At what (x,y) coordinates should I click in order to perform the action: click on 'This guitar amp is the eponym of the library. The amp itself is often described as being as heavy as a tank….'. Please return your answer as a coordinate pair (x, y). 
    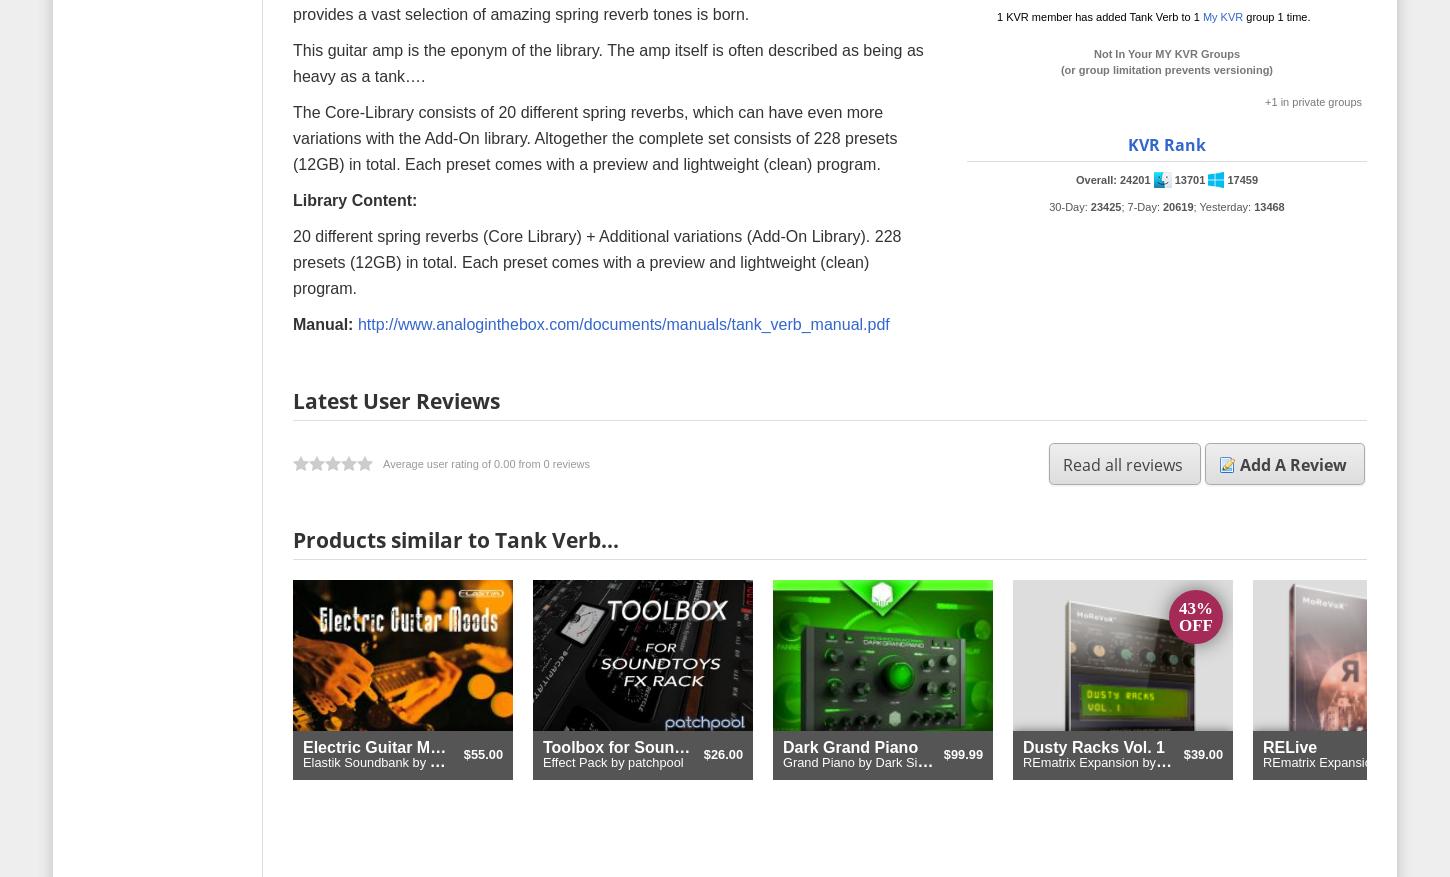
    Looking at the image, I should click on (293, 62).